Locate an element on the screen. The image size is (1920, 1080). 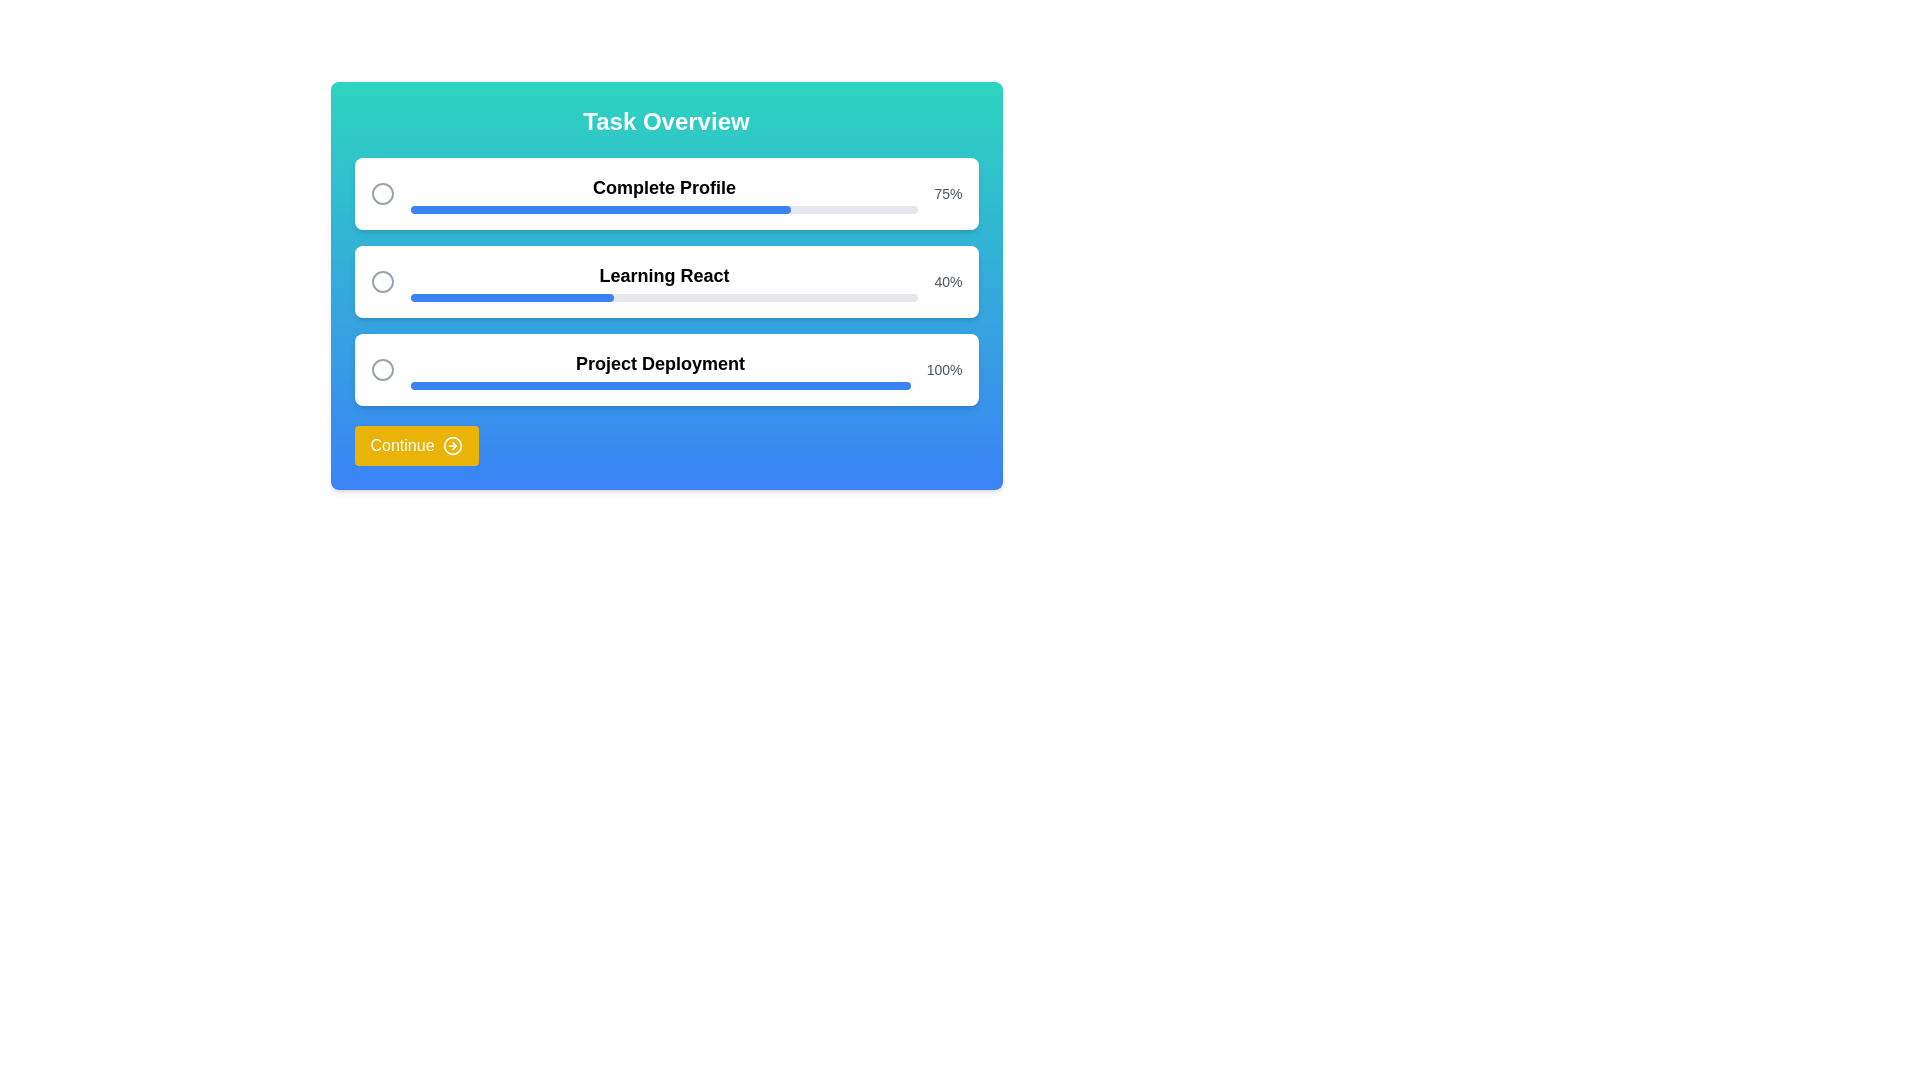
the third hollow circle indicator in the Task Overview section, which is gray and part of the task row for 'Project Deployment' is located at coordinates (382, 370).